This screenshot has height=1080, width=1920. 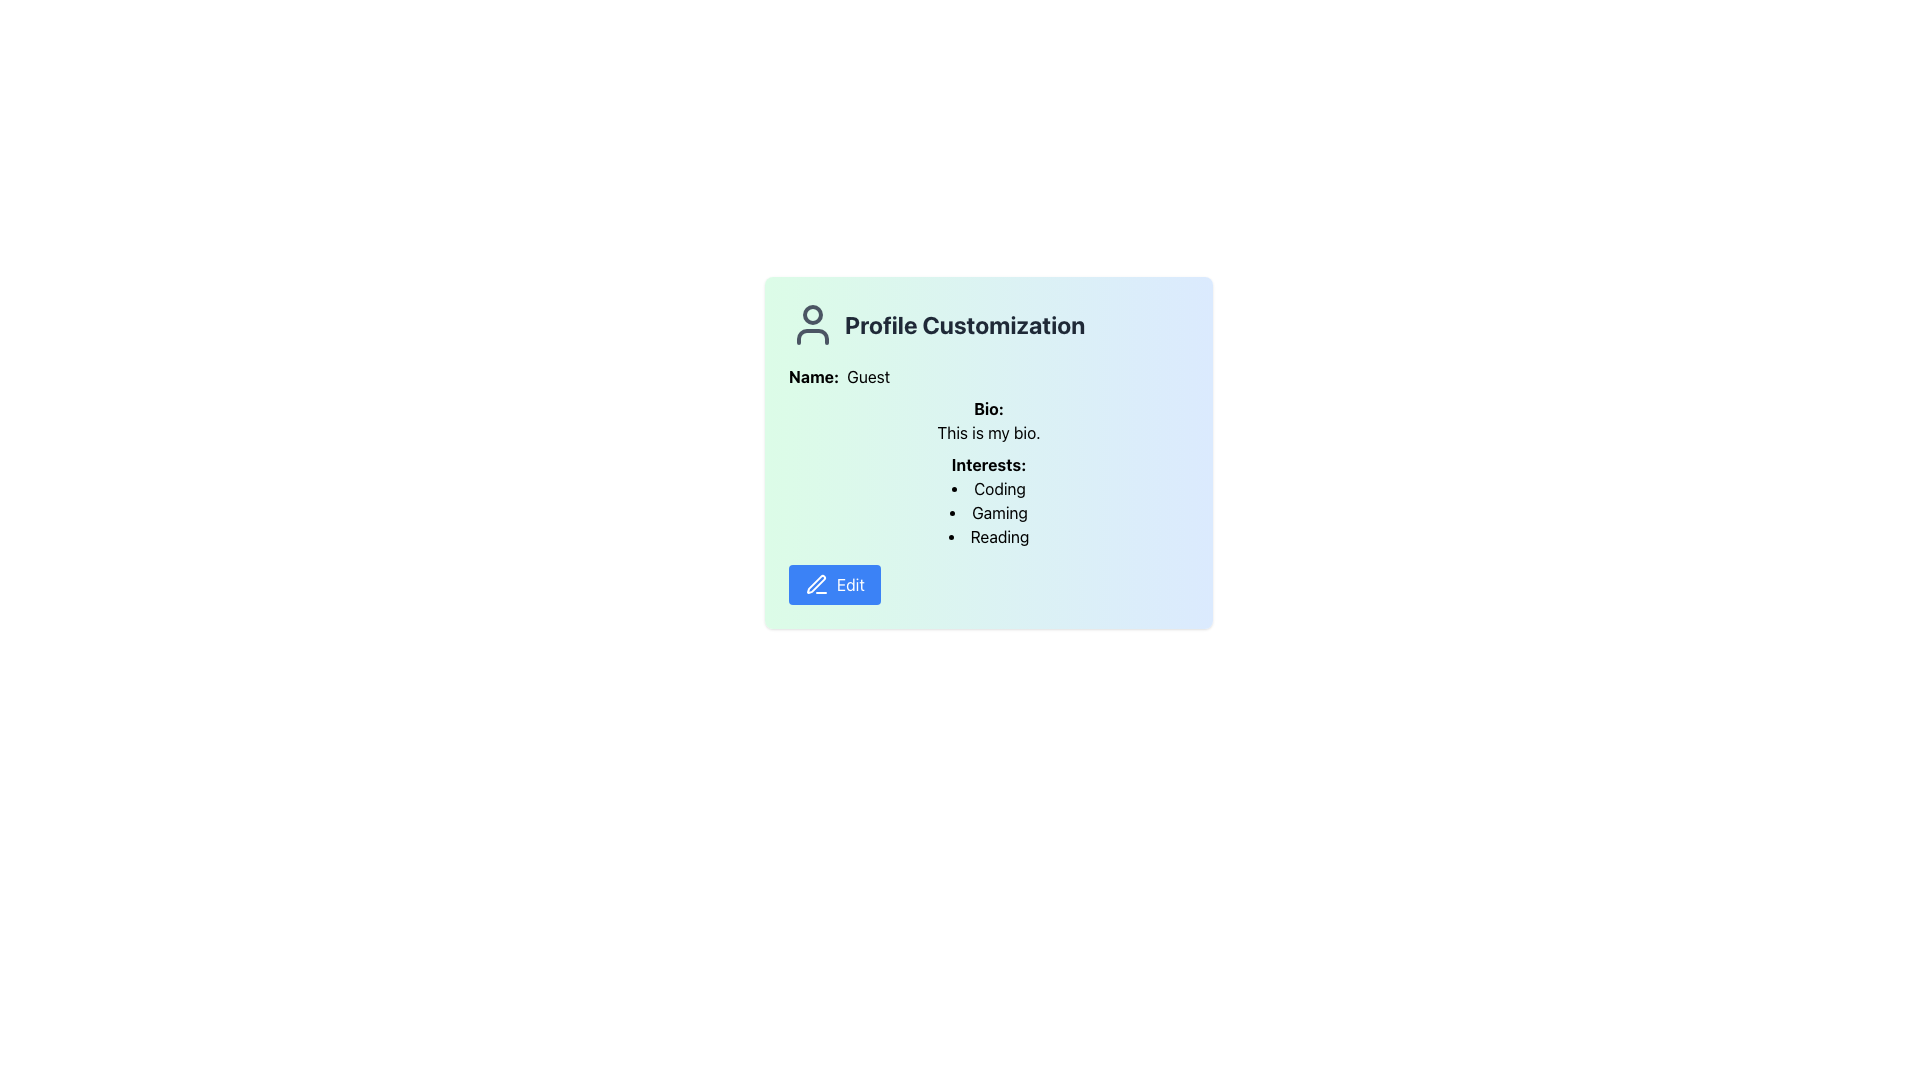 What do you see at coordinates (850, 585) in the screenshot?
I see `the 'Edit' text label displayed in white on a blue button with rounded corners located at the bottom left of the profile card section` at bounding box center [850, 585].